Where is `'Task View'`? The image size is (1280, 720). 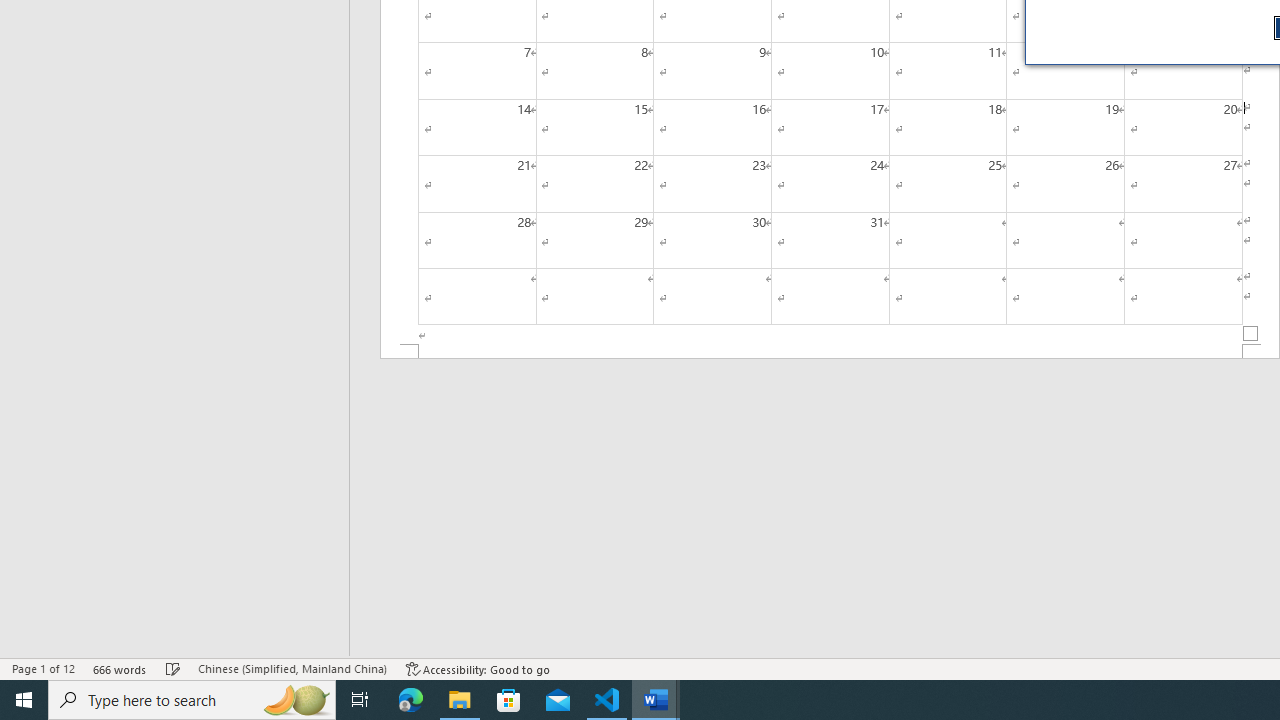
'Task View' is located at coordinates (359, 698).